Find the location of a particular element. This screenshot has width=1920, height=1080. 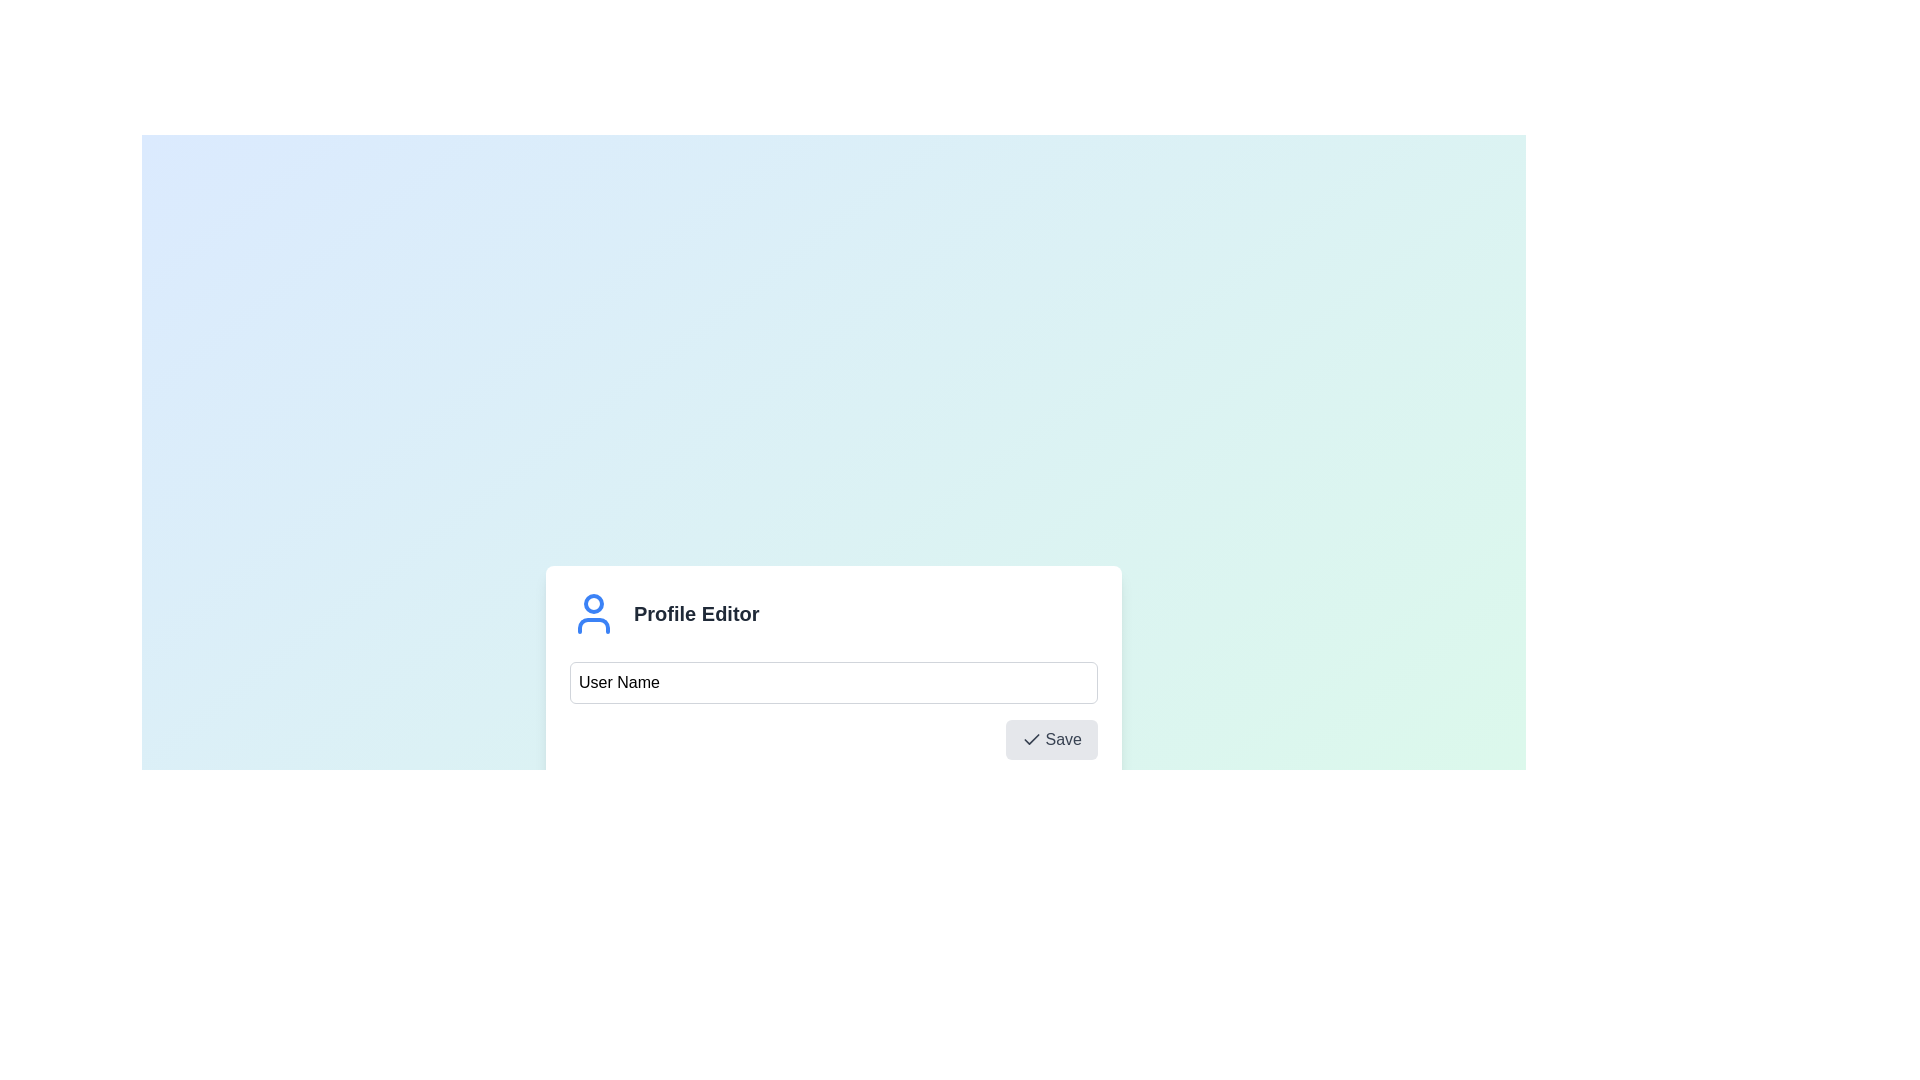

the text label of the 'Save' button located in the lower-right region of the light gray button containing a checkmark icon is located at coordinates (1062, 740).